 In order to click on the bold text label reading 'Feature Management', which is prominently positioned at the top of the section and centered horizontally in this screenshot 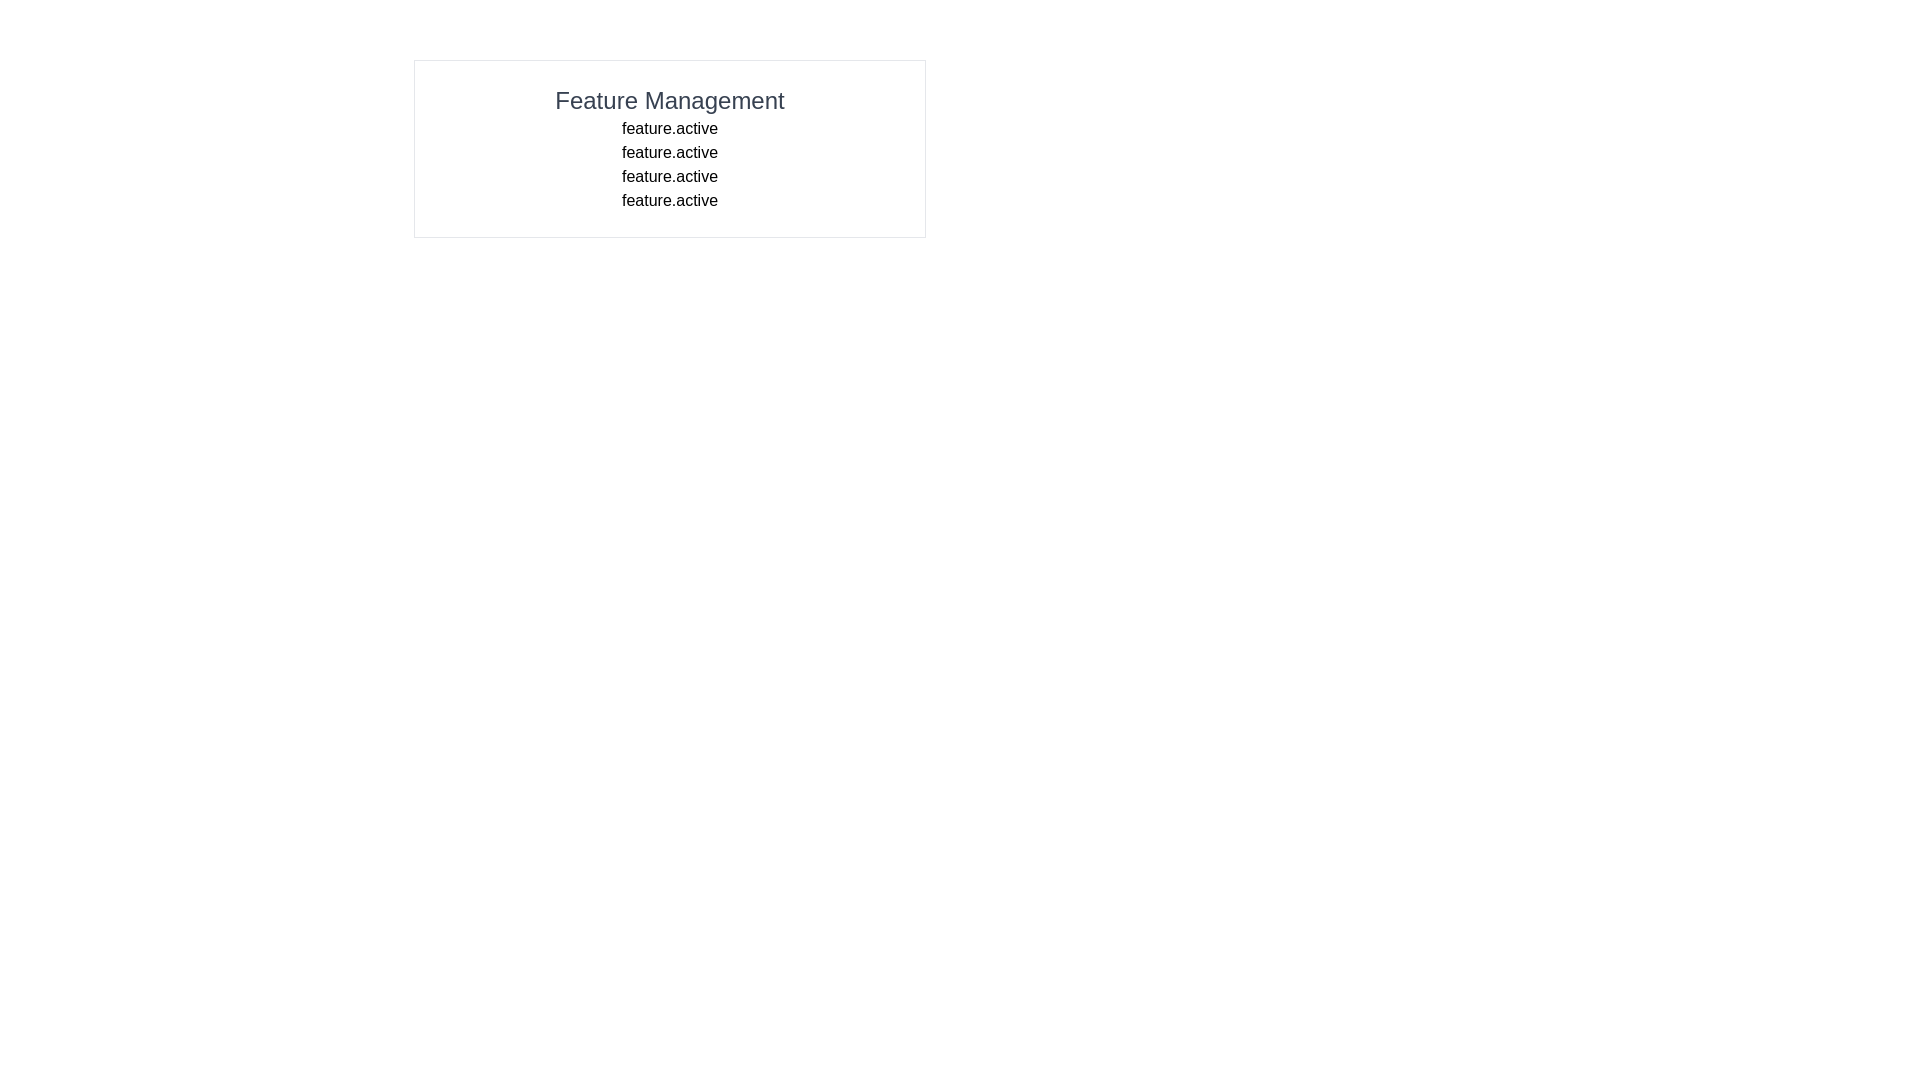, I will do `click(670, 100)`.